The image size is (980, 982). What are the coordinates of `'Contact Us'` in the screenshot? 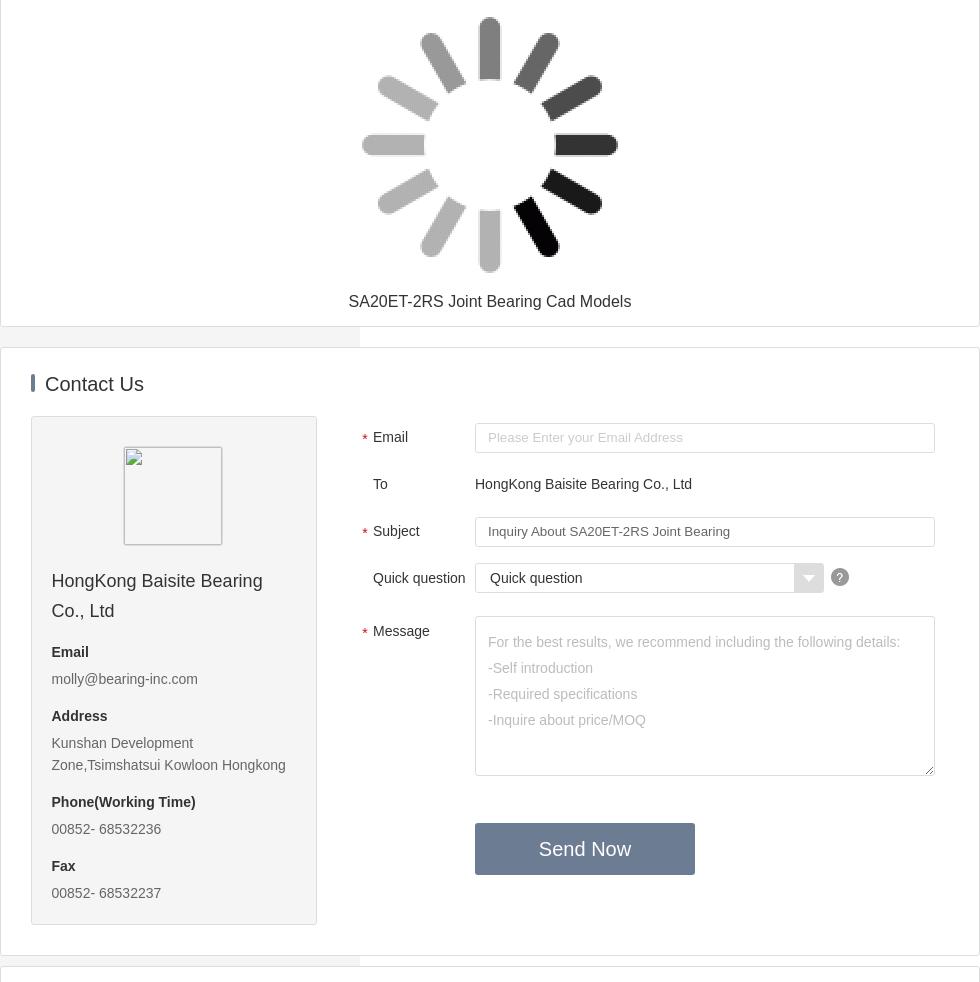 It's located at (93, 383).